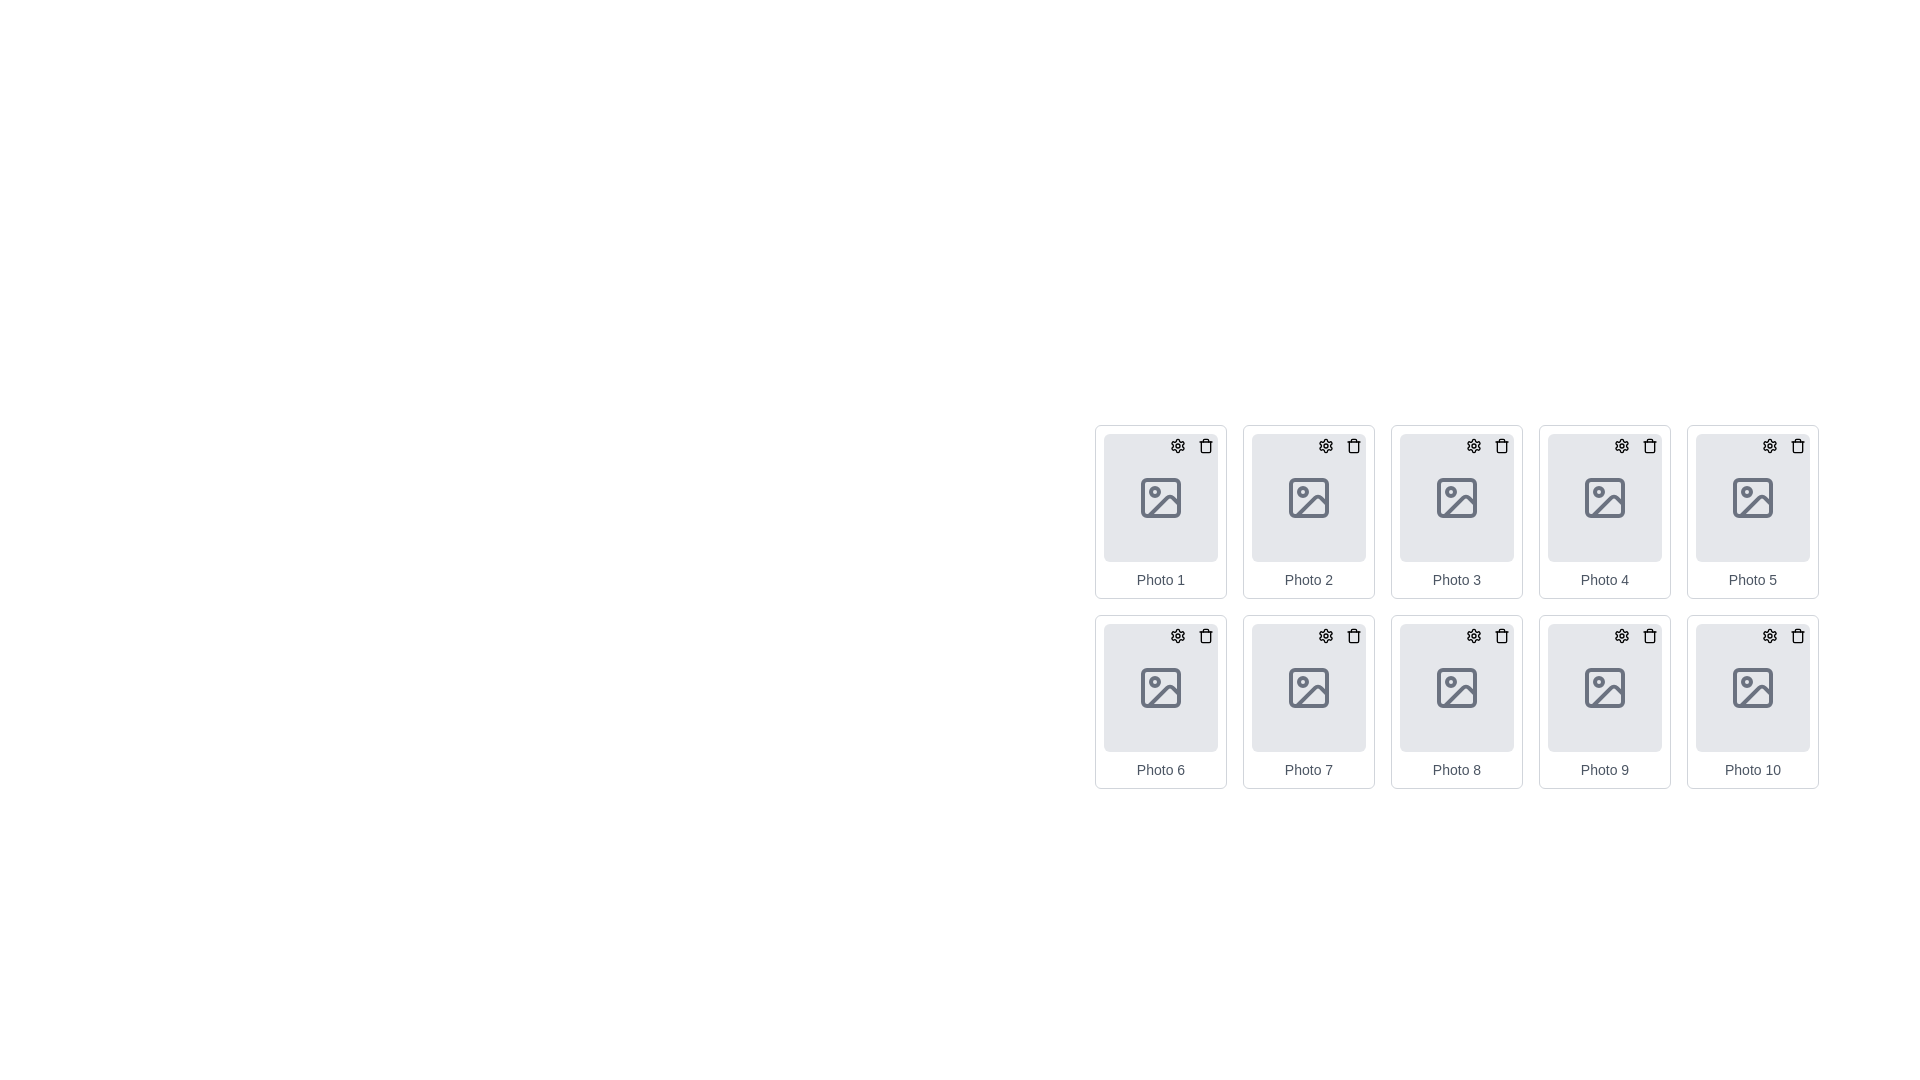  I want to click on the operational toolbar for the 'Photo 4' item, which provides quick access to settings and delete actions, located in the top-right corner inside its card, so click(1636, 445).